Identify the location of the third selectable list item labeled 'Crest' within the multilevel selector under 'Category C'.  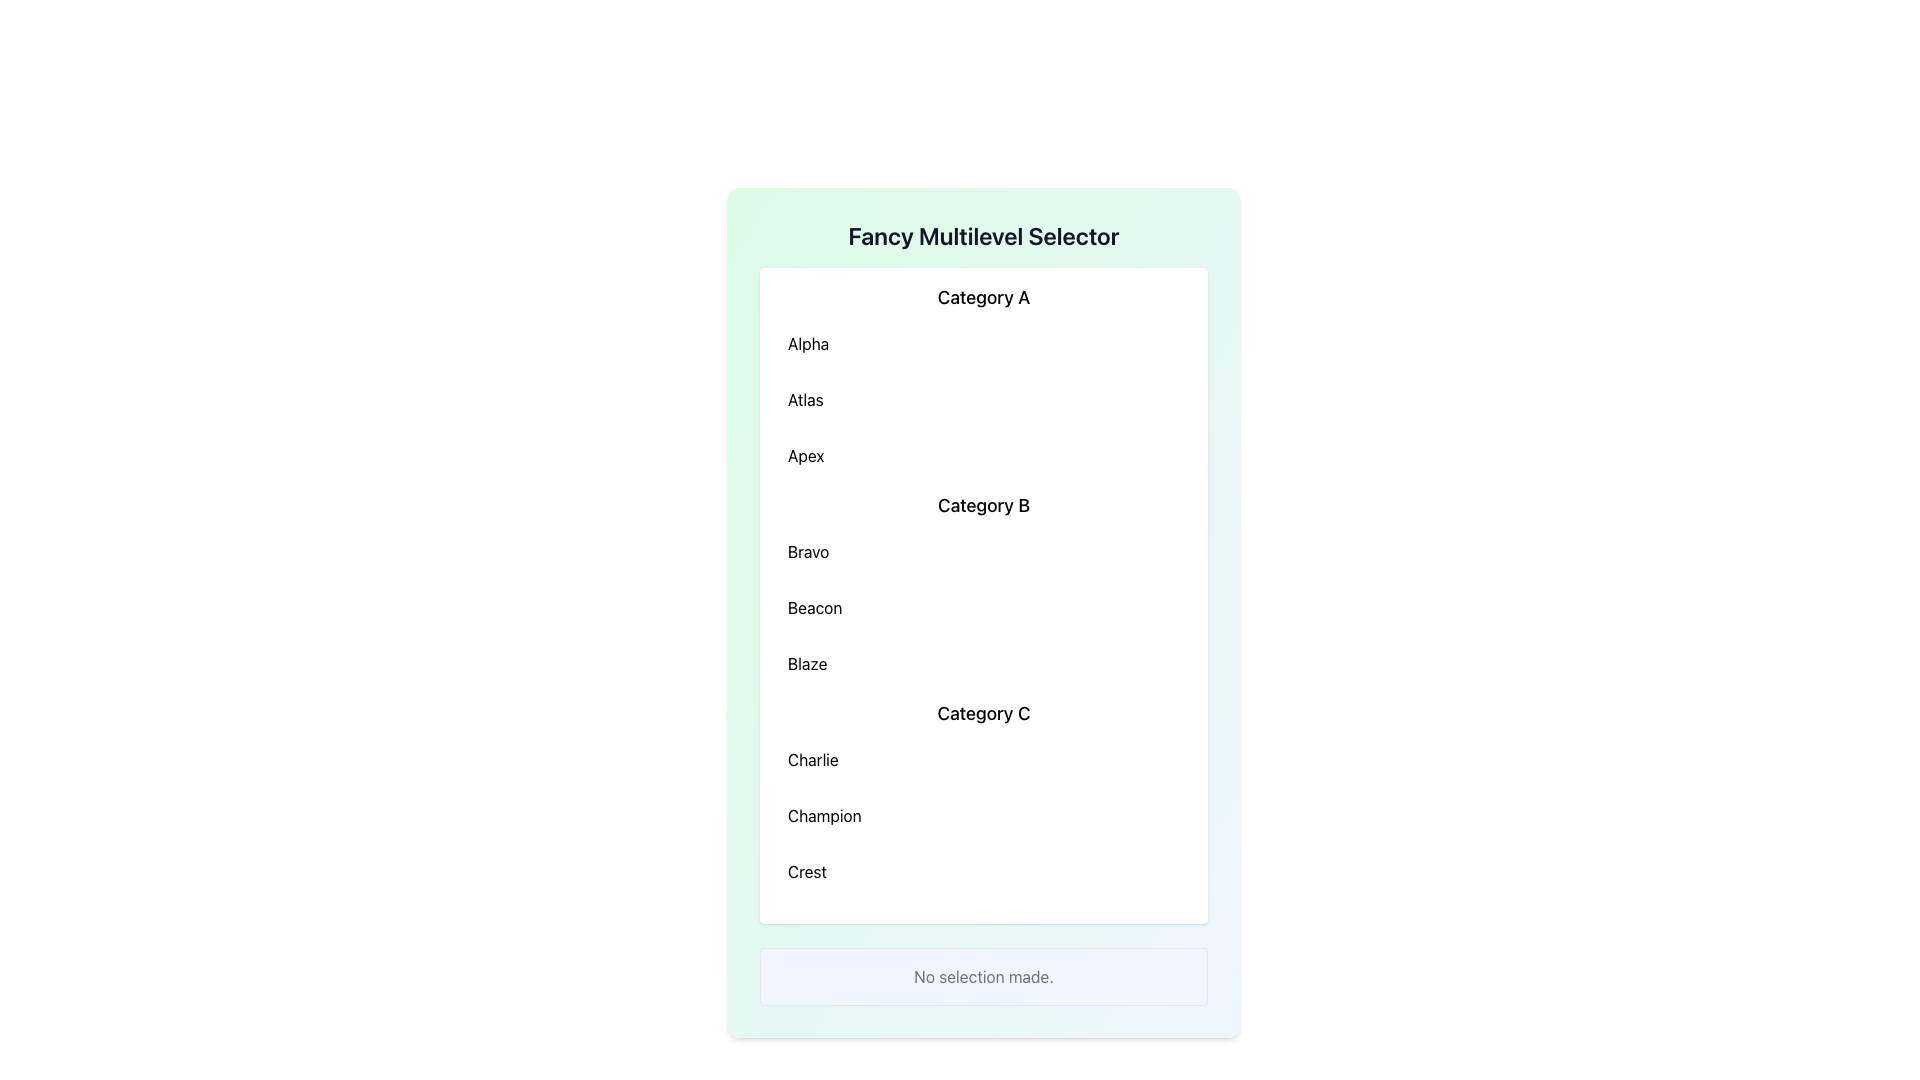
(983, 870).